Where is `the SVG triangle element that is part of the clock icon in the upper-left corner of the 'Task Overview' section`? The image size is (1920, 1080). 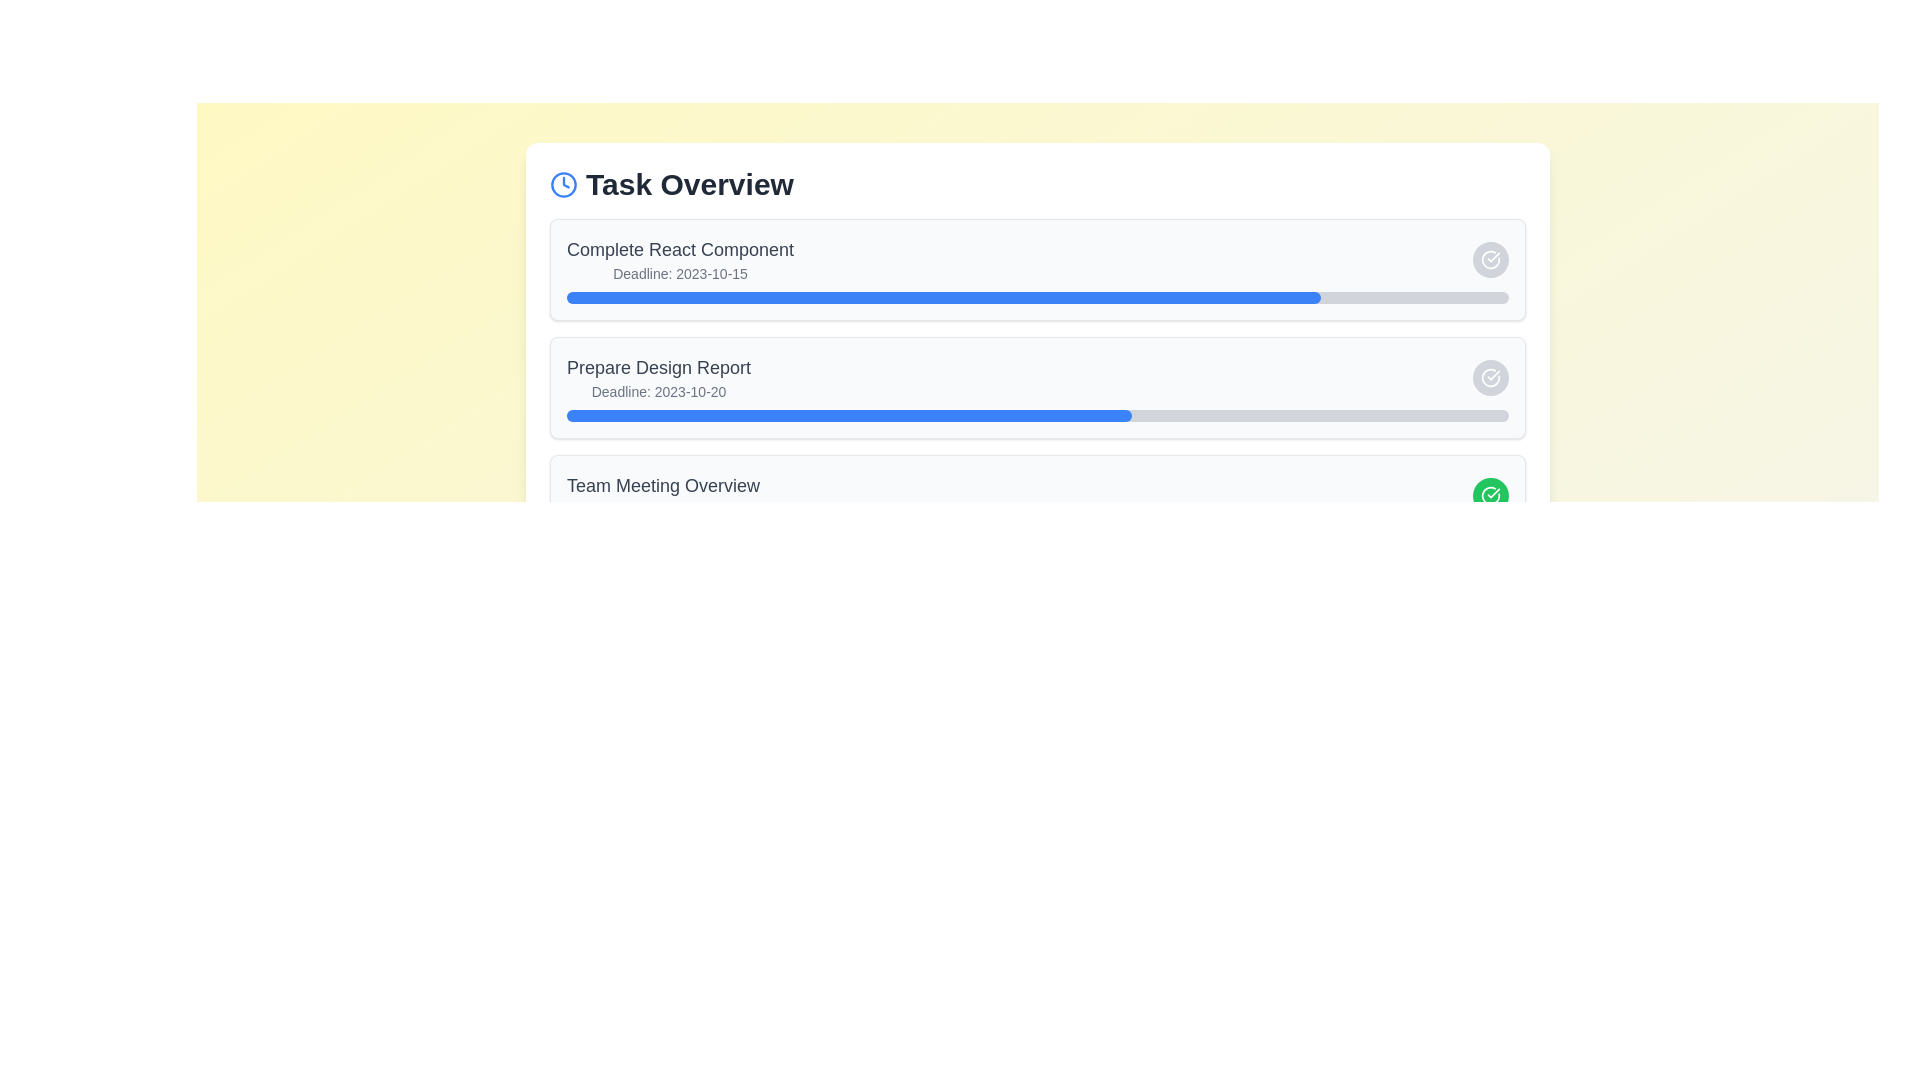 the SVG triangle element that is part of the clock icon in the upper-left corner of the 'Task Overview' section is located at coordinates (565, 182).